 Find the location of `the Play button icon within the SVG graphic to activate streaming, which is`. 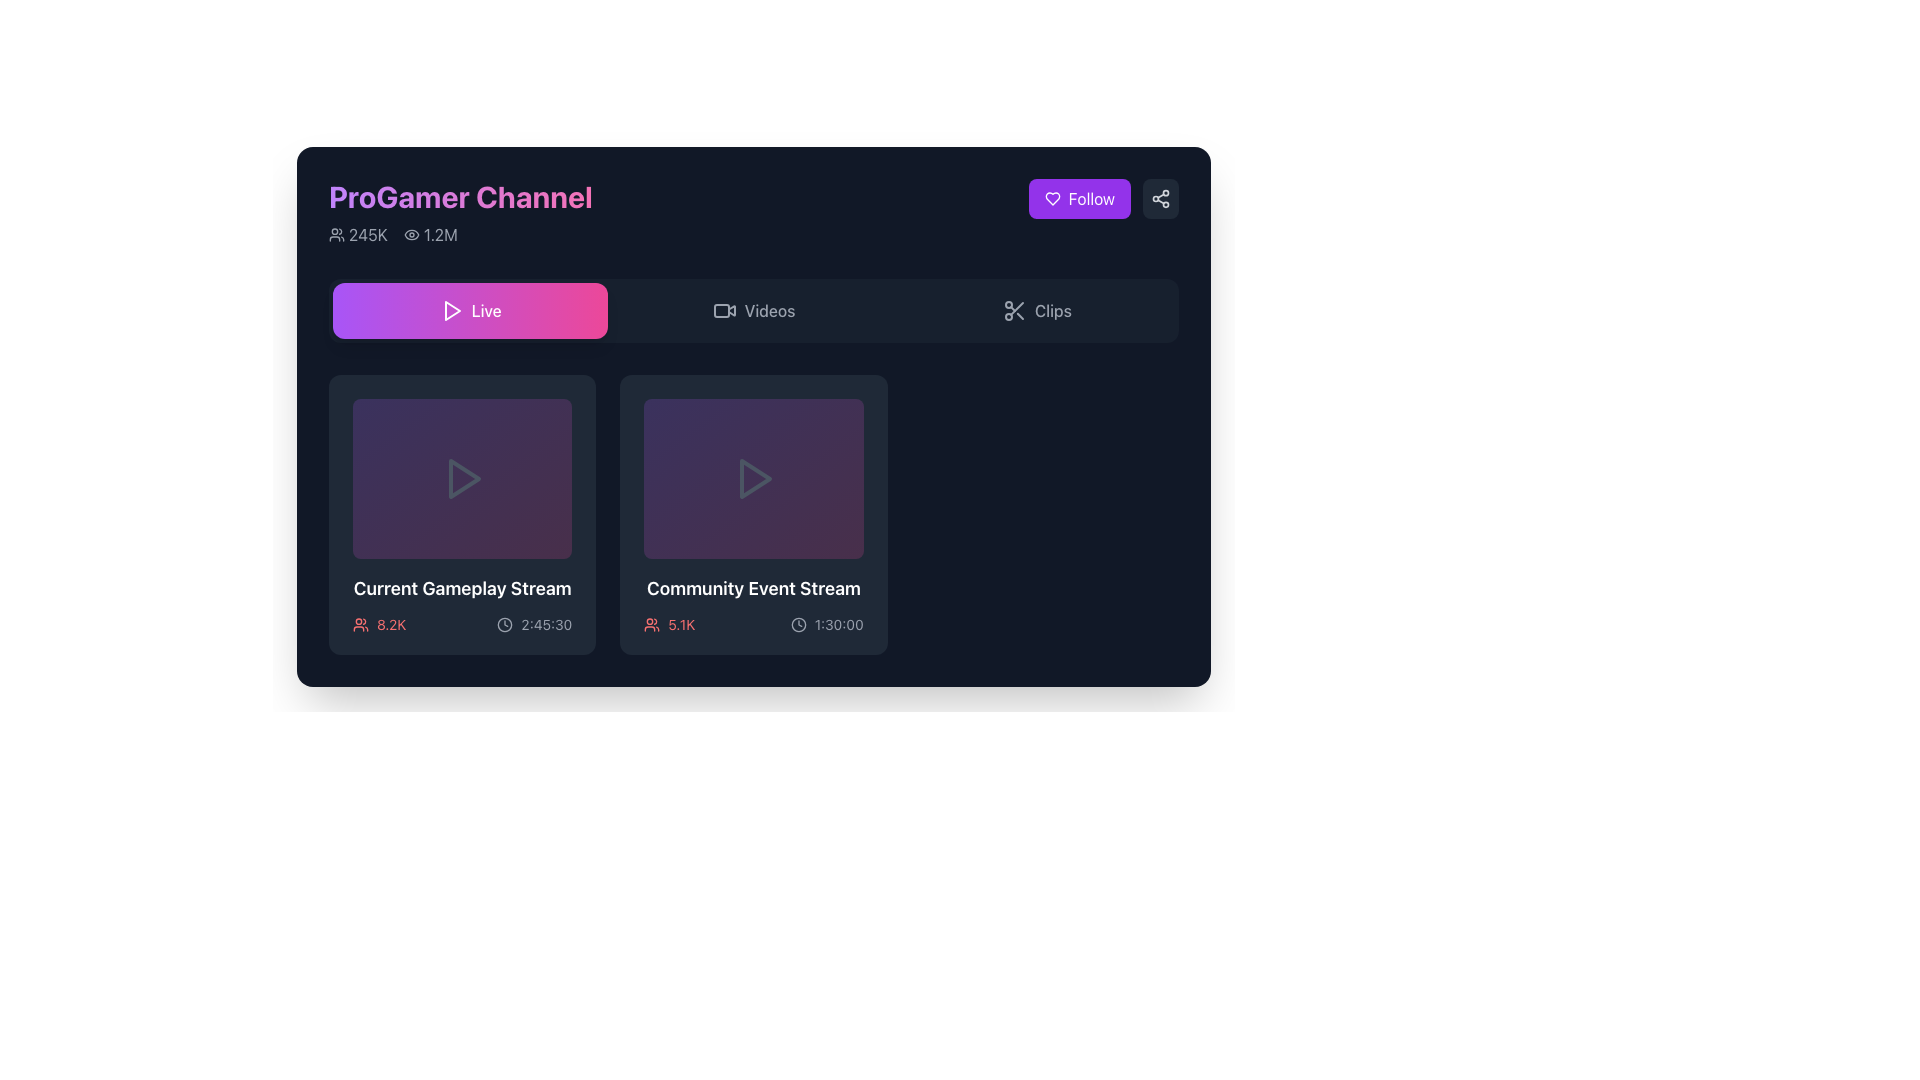

the Play button icon within the SVG graphic to activate streaming, which is is located at coordinates (451, 311).